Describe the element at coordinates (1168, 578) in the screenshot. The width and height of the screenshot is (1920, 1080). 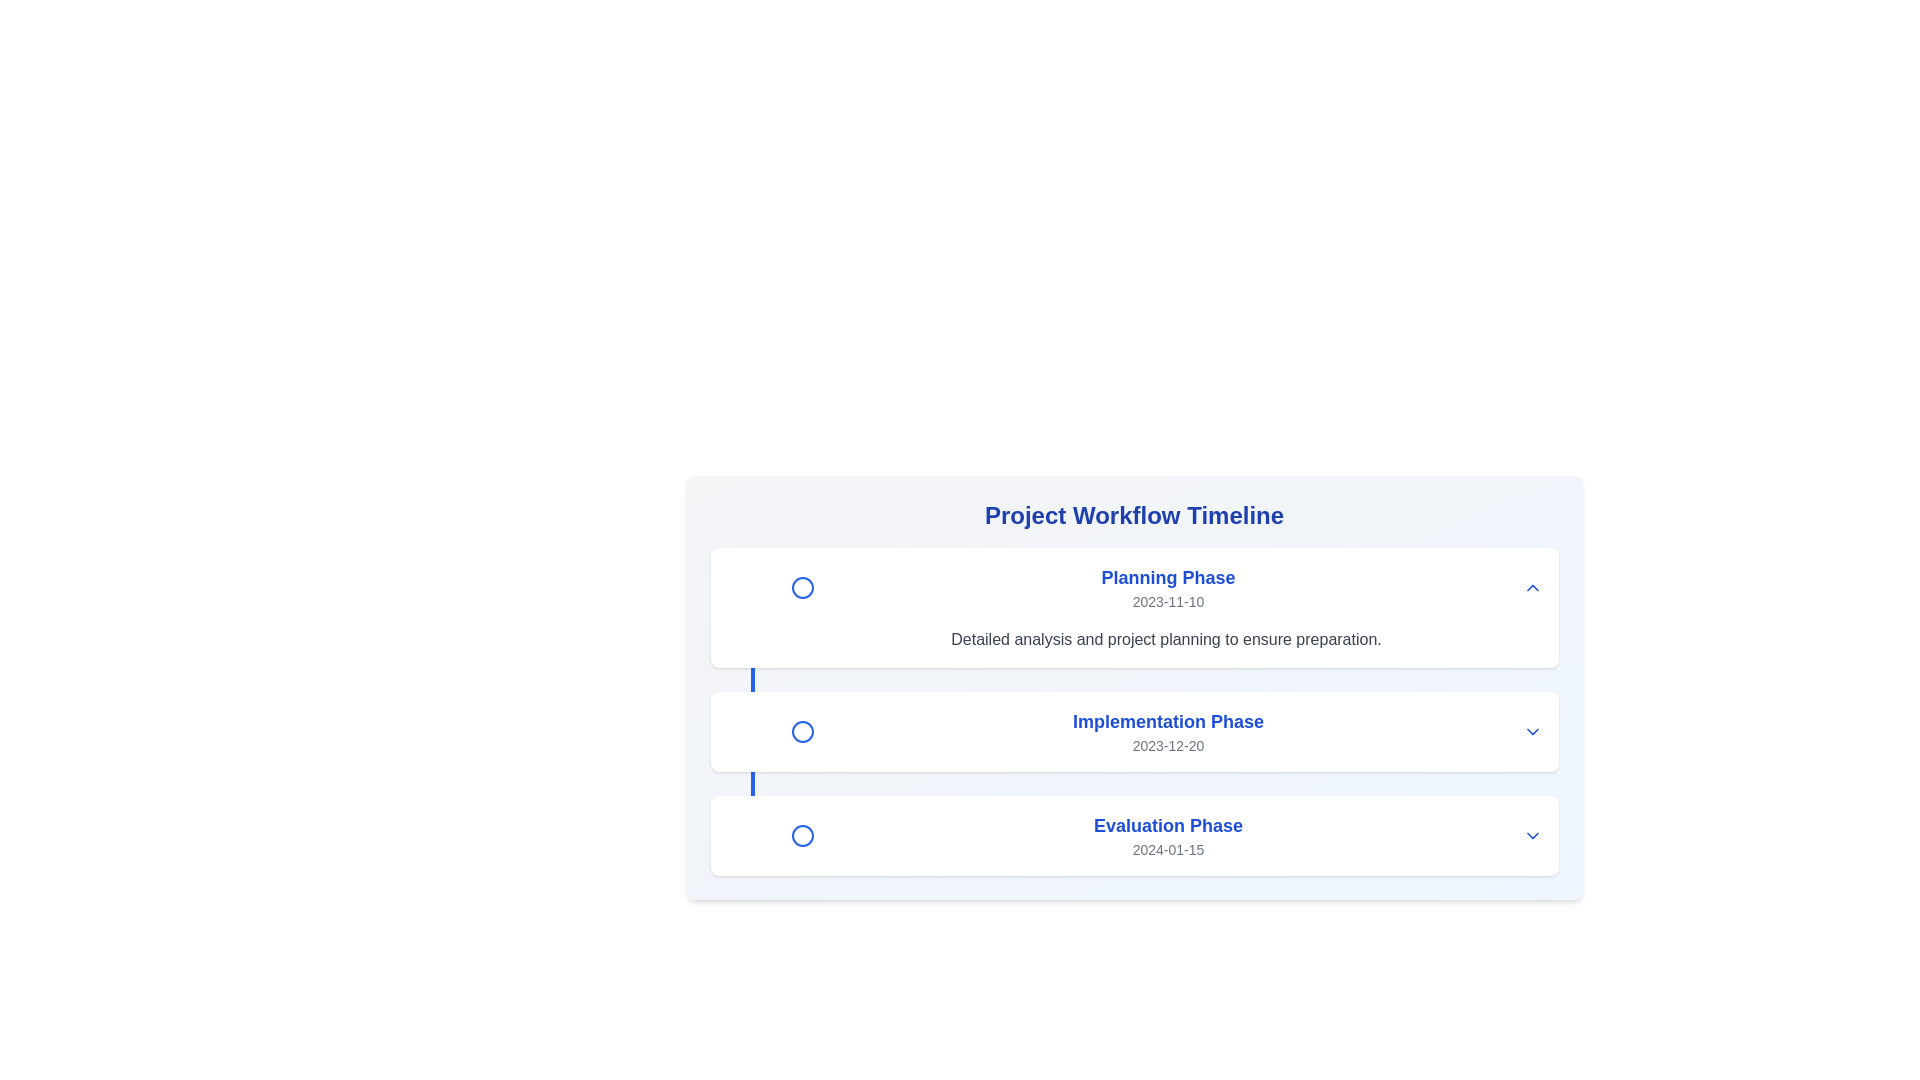
I see `the text element labeled 'Planning Phase' at the top of the workflow timeline` at that location.